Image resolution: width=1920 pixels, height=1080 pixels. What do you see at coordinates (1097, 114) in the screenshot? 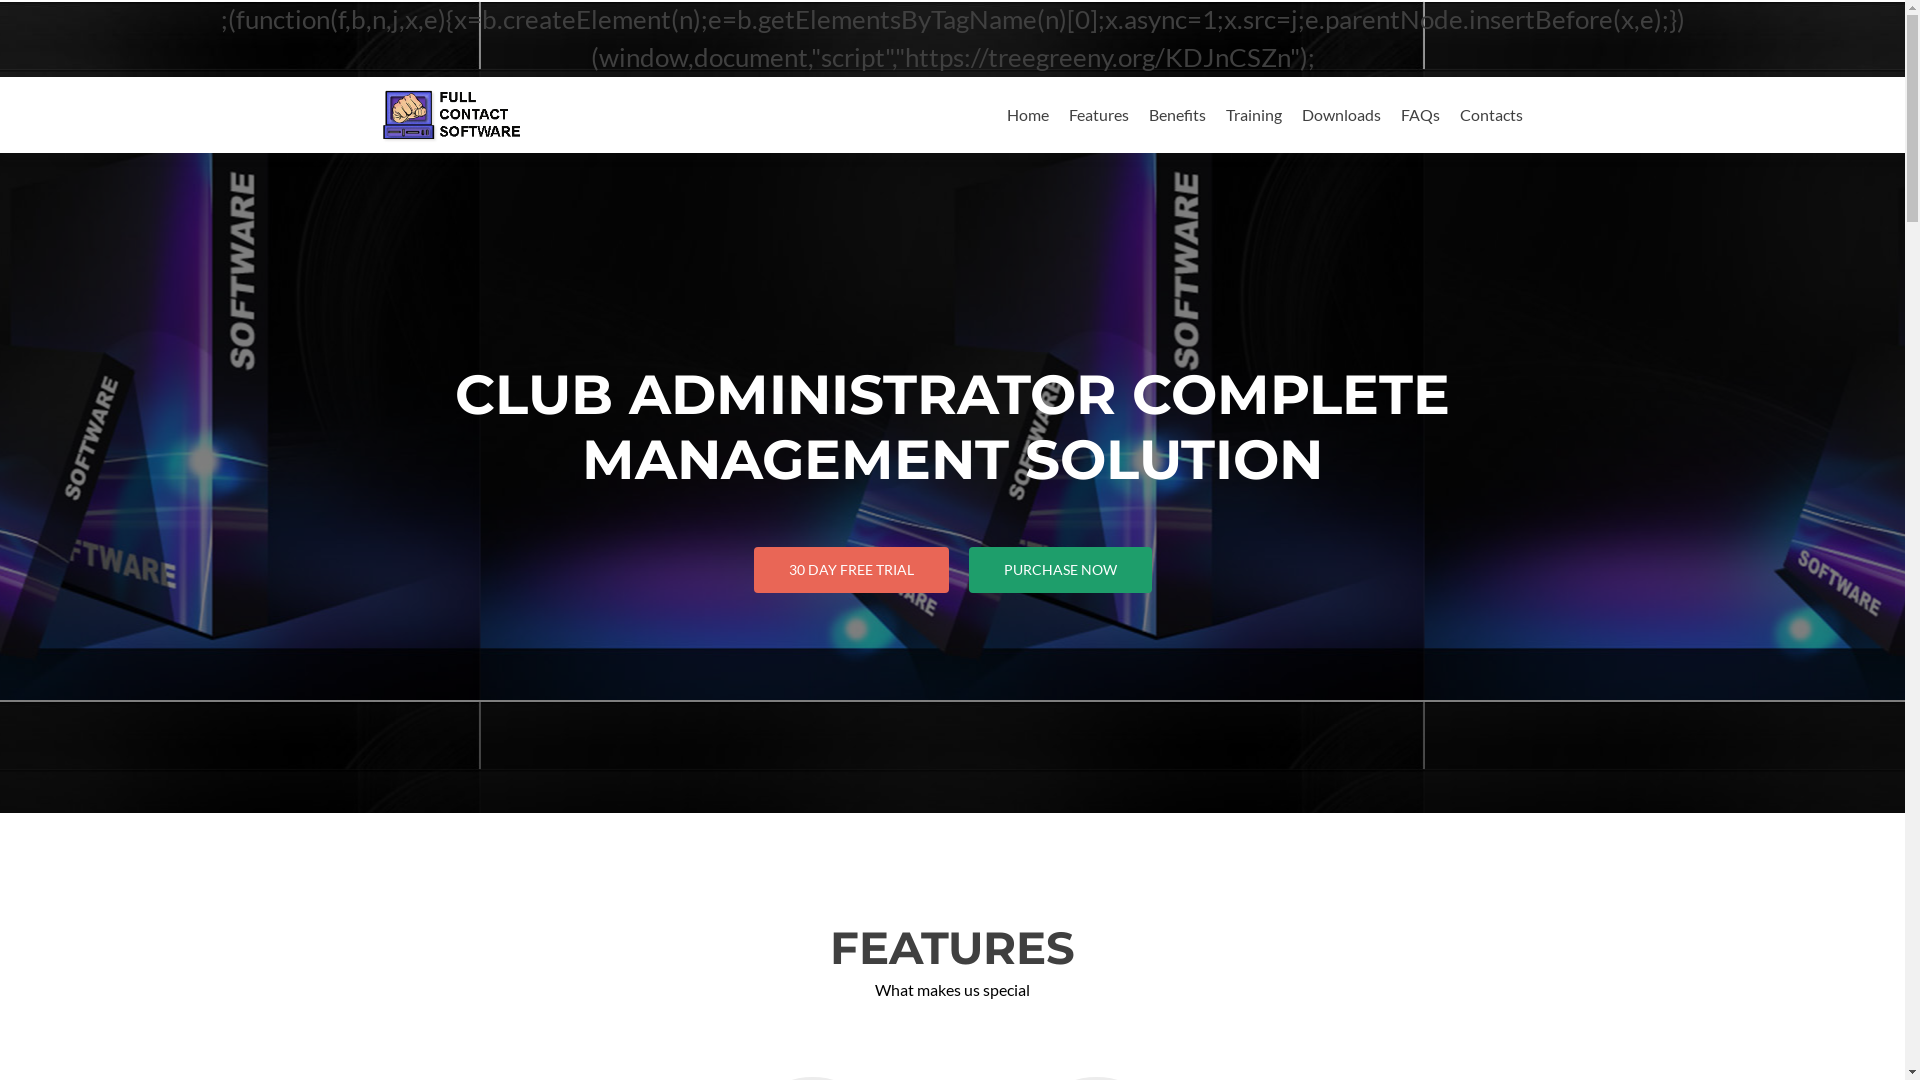
I see `'Features'` at bounding box center [1097, 114].